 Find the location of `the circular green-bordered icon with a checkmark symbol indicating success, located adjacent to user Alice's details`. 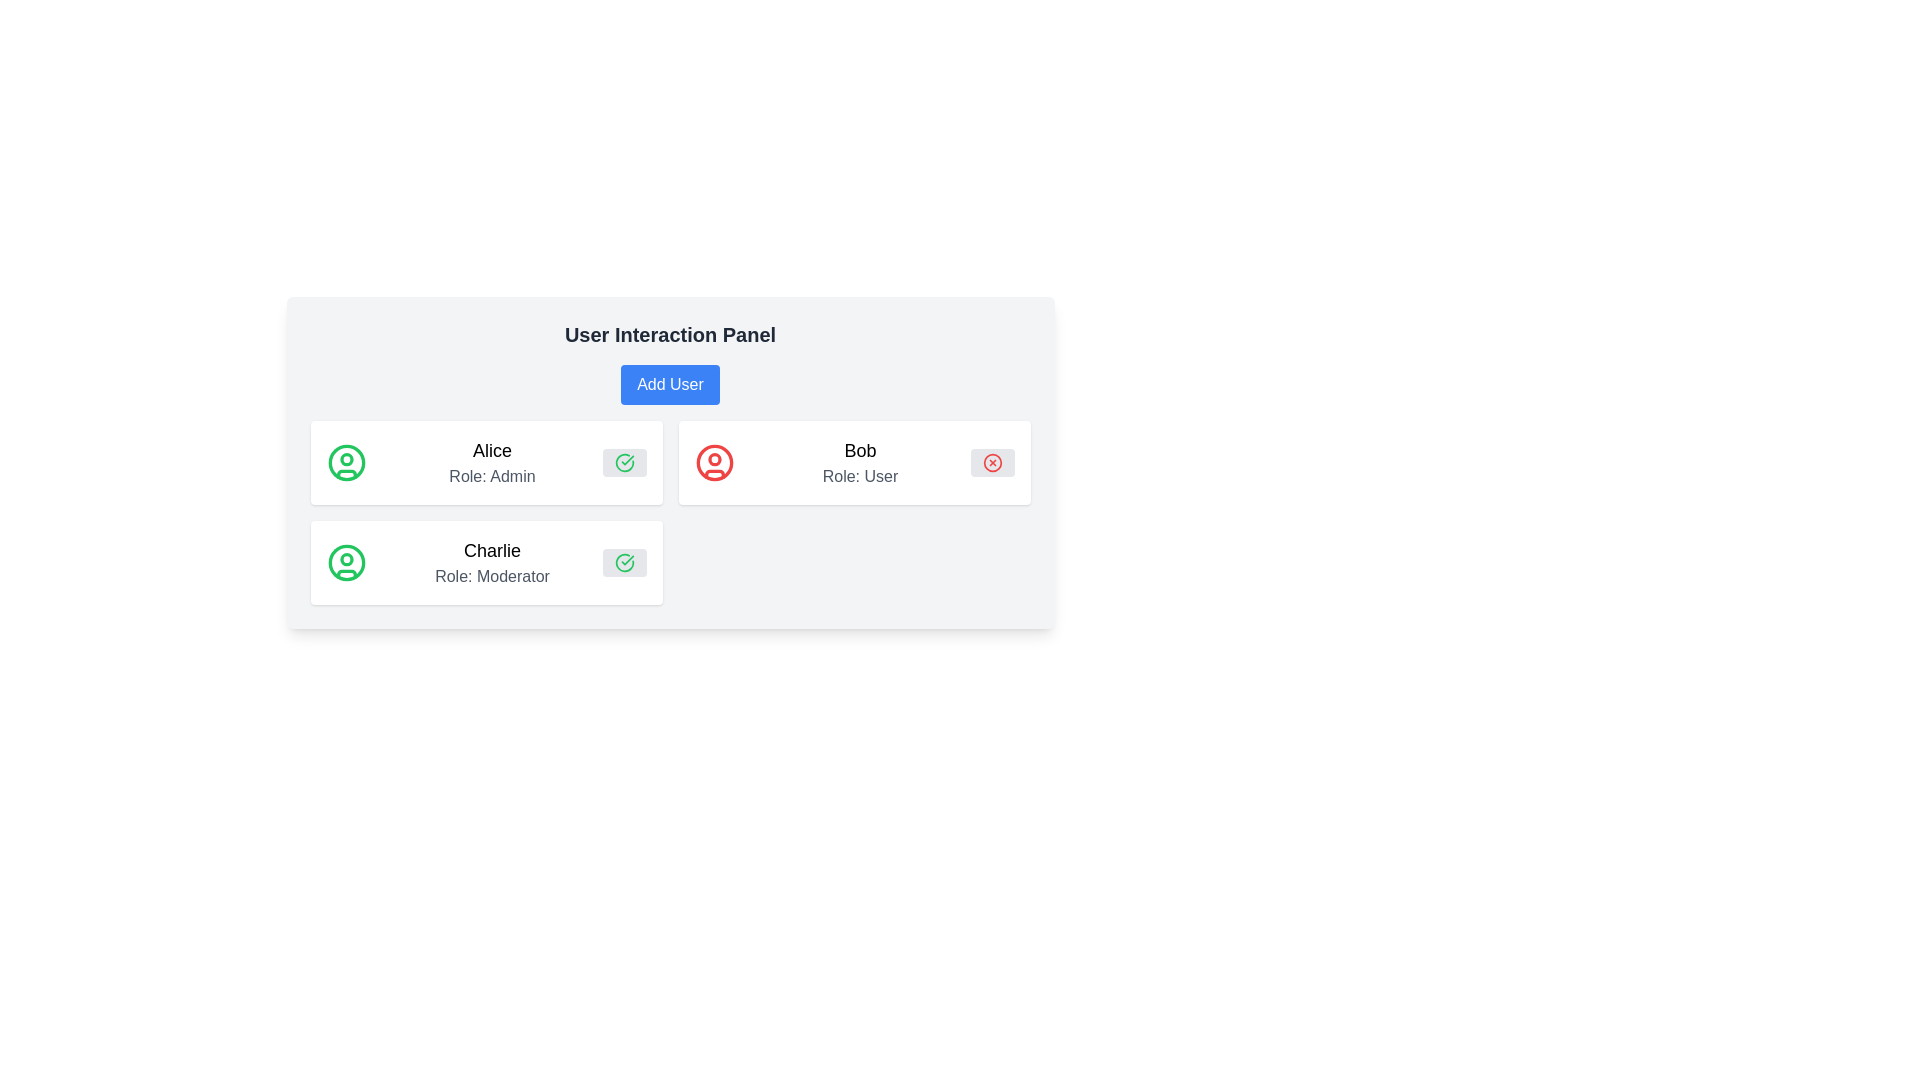

the circular green-bordered icon with a checkmark symbol indicating success, located adjacent to user Alice's details is located at coordinates (623, 563).